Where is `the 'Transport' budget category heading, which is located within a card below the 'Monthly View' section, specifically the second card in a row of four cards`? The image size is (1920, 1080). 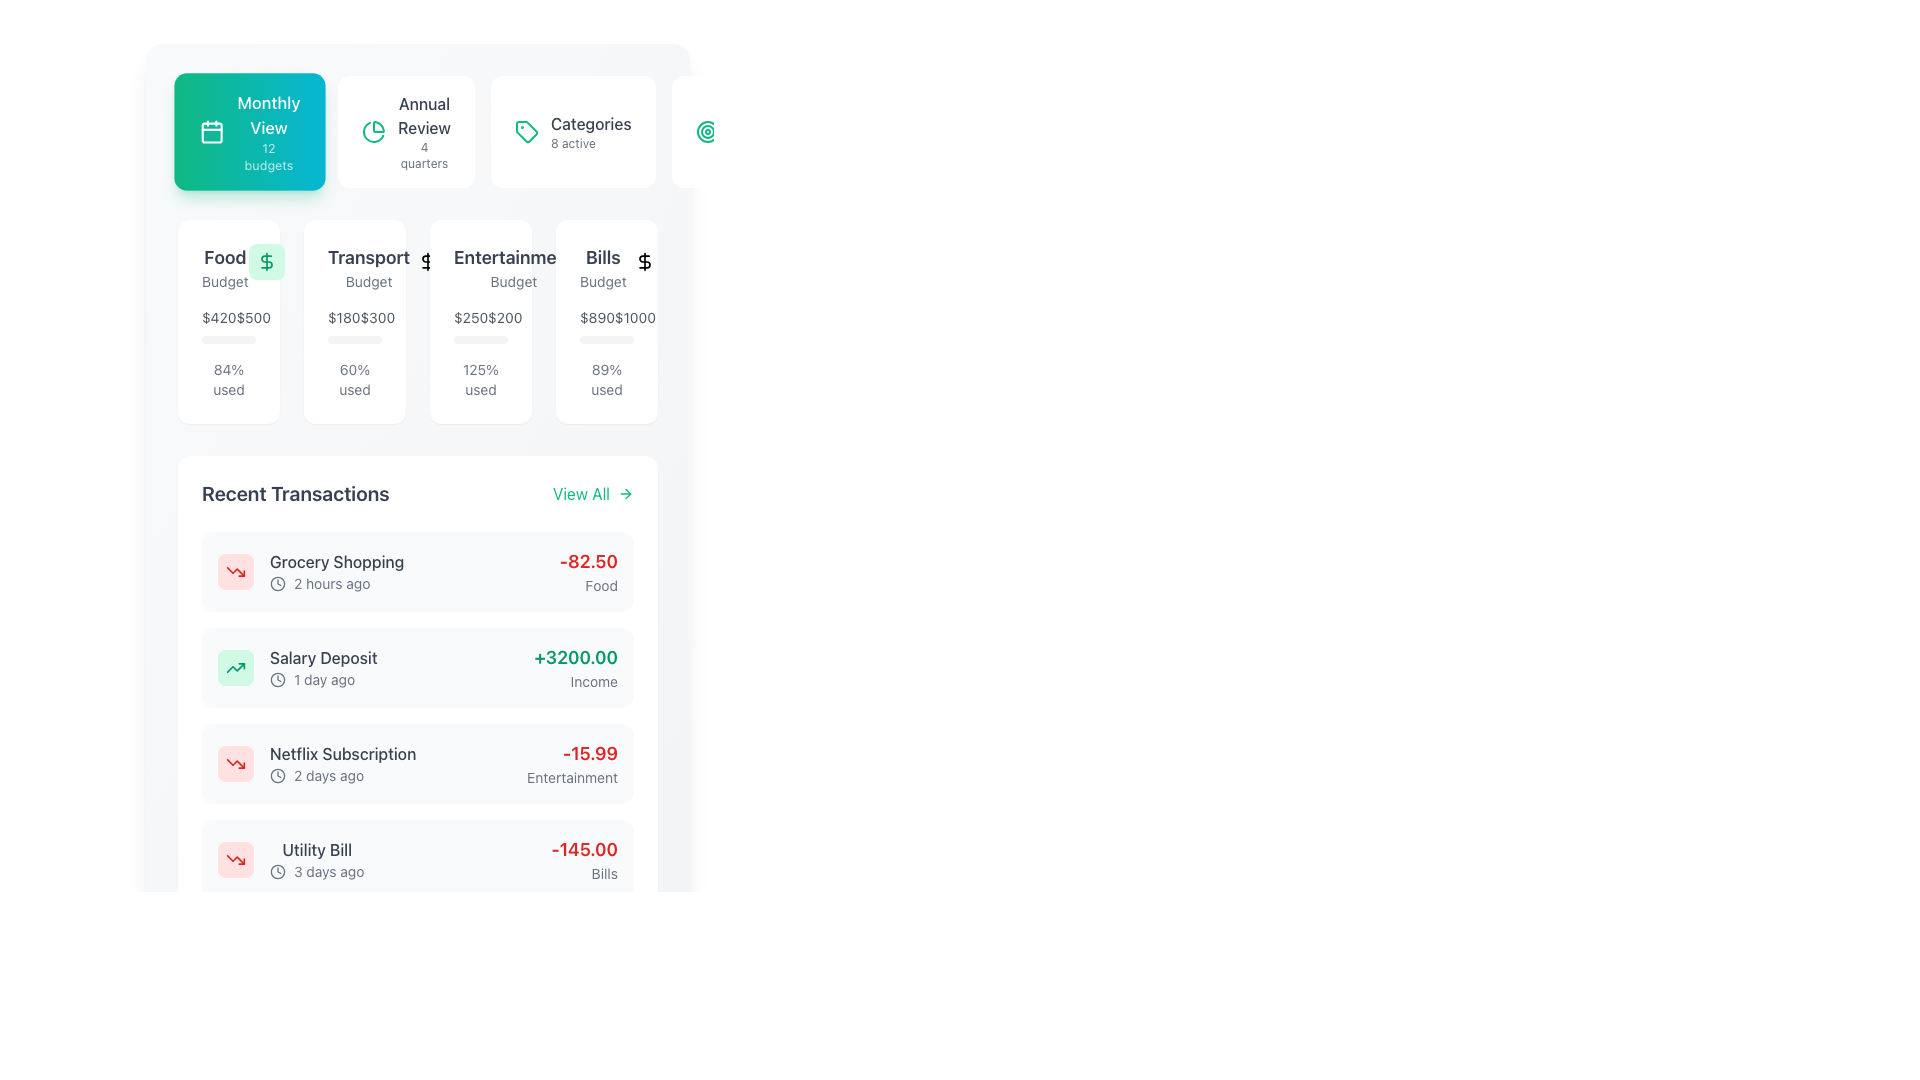 the 'Transport' budget category heading, which is located within a card below the 'Monthly View' section, specifically the second card in a row of four cards is located at coordinates (369, 266).